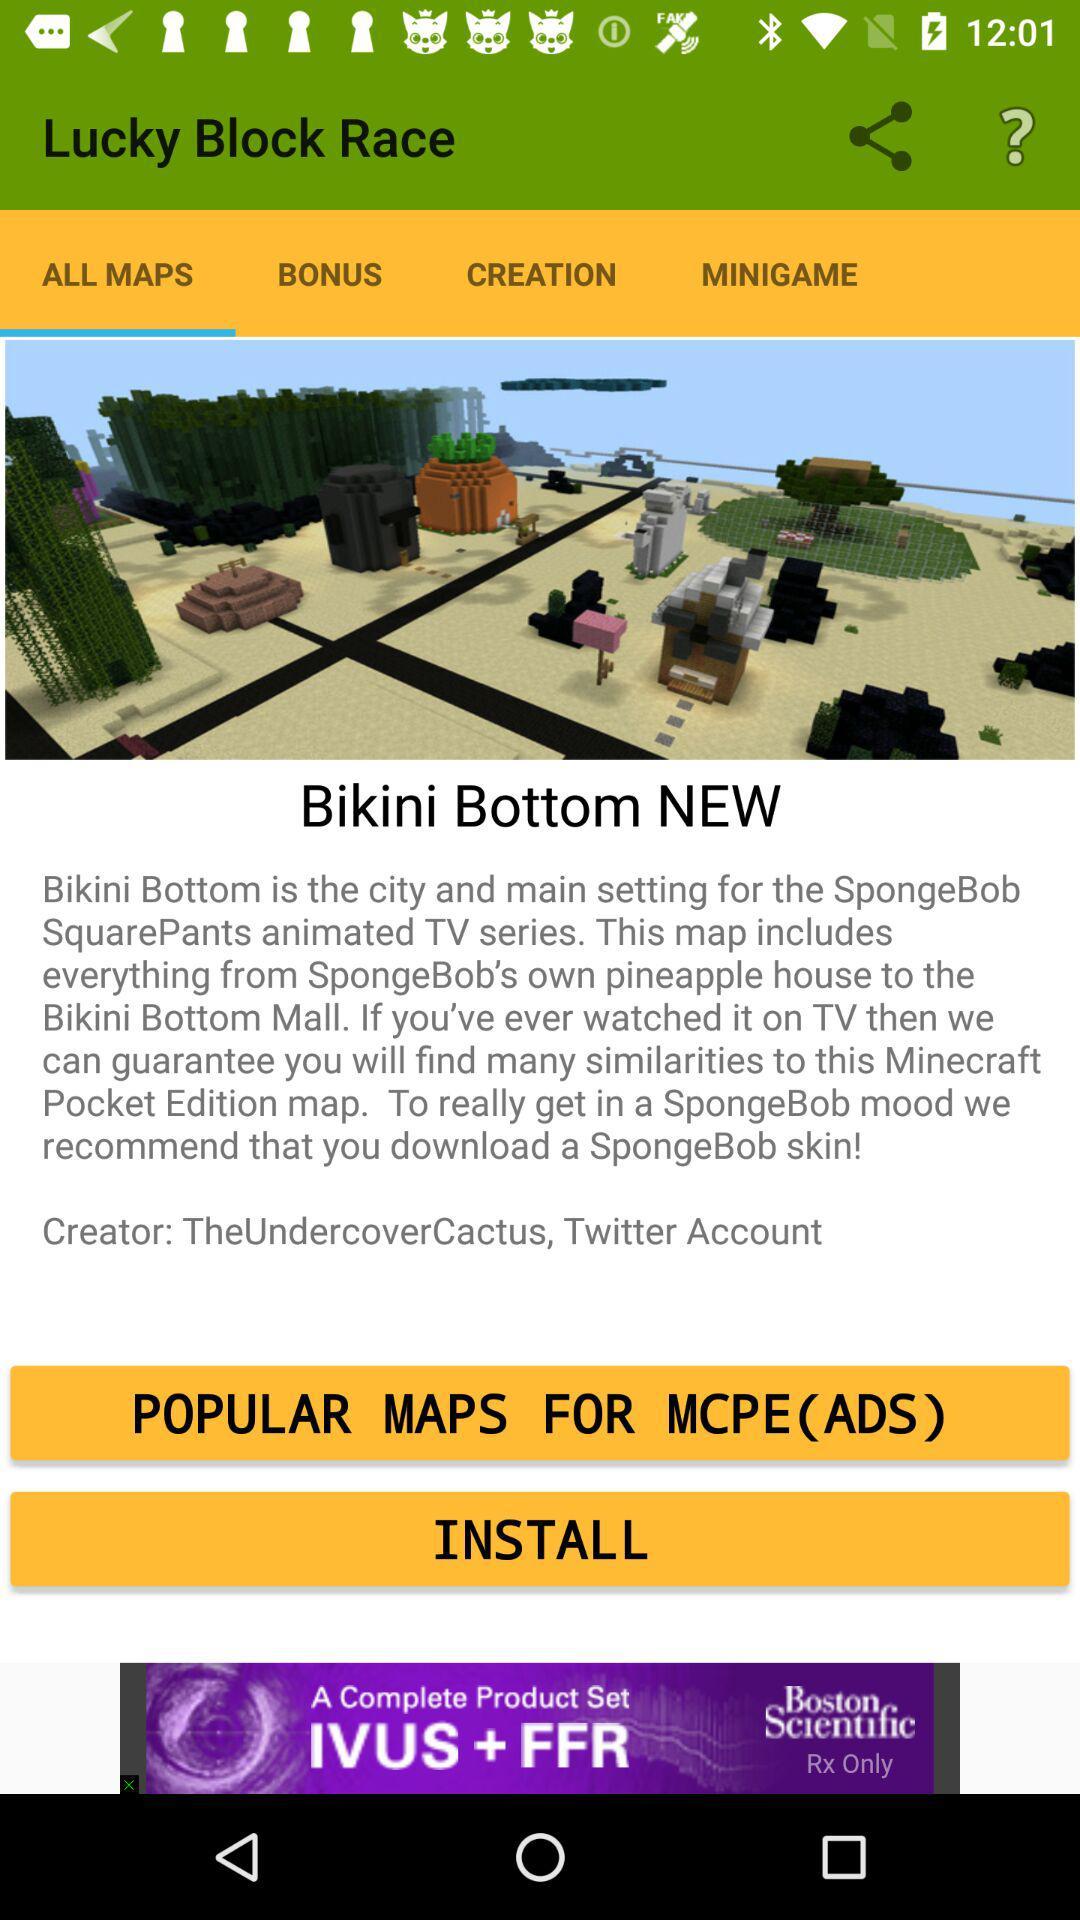  I want to click on the icon to the left of the creation, so click(329, 272).